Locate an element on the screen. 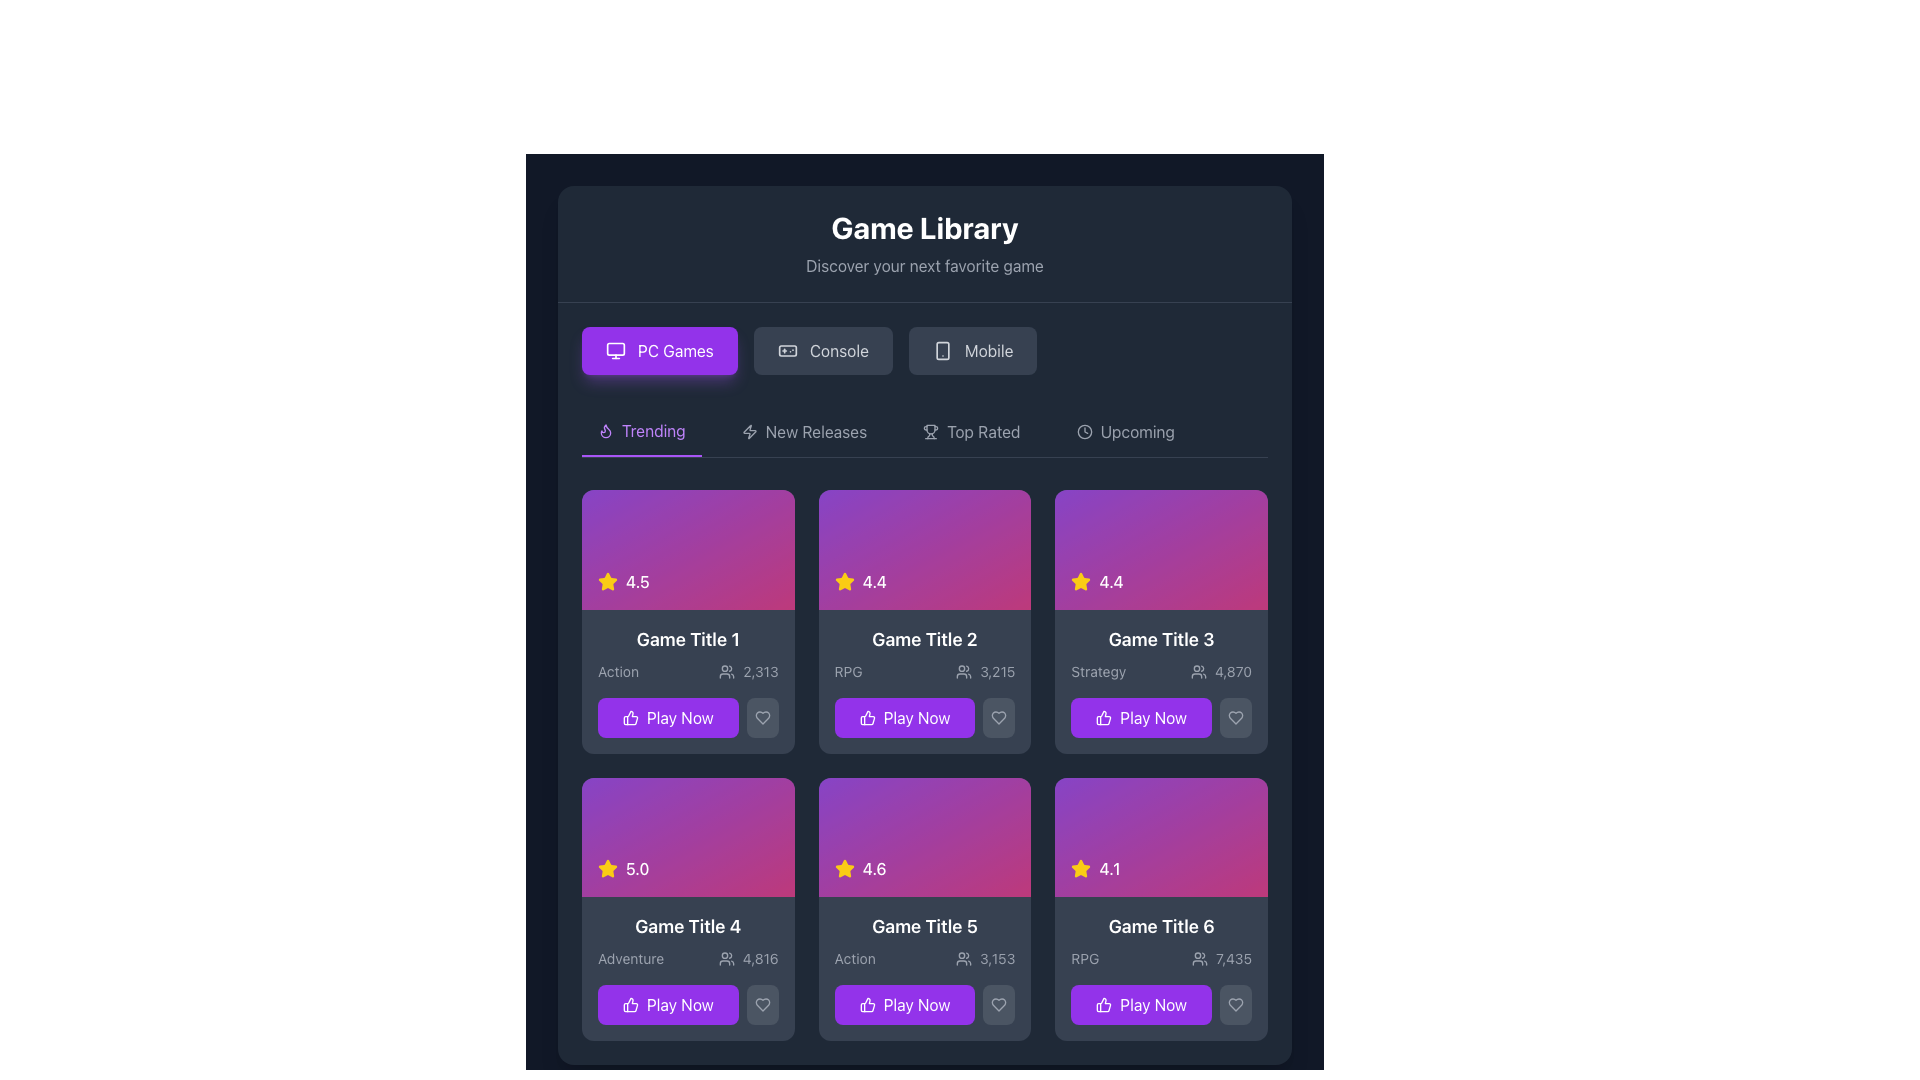 This screenshot has width=1920, height=1080. the trophy icon located in the Top Rated section of the navigation, positioned right after the labels for Trending or New Releases is located at coordinates (930, 431).